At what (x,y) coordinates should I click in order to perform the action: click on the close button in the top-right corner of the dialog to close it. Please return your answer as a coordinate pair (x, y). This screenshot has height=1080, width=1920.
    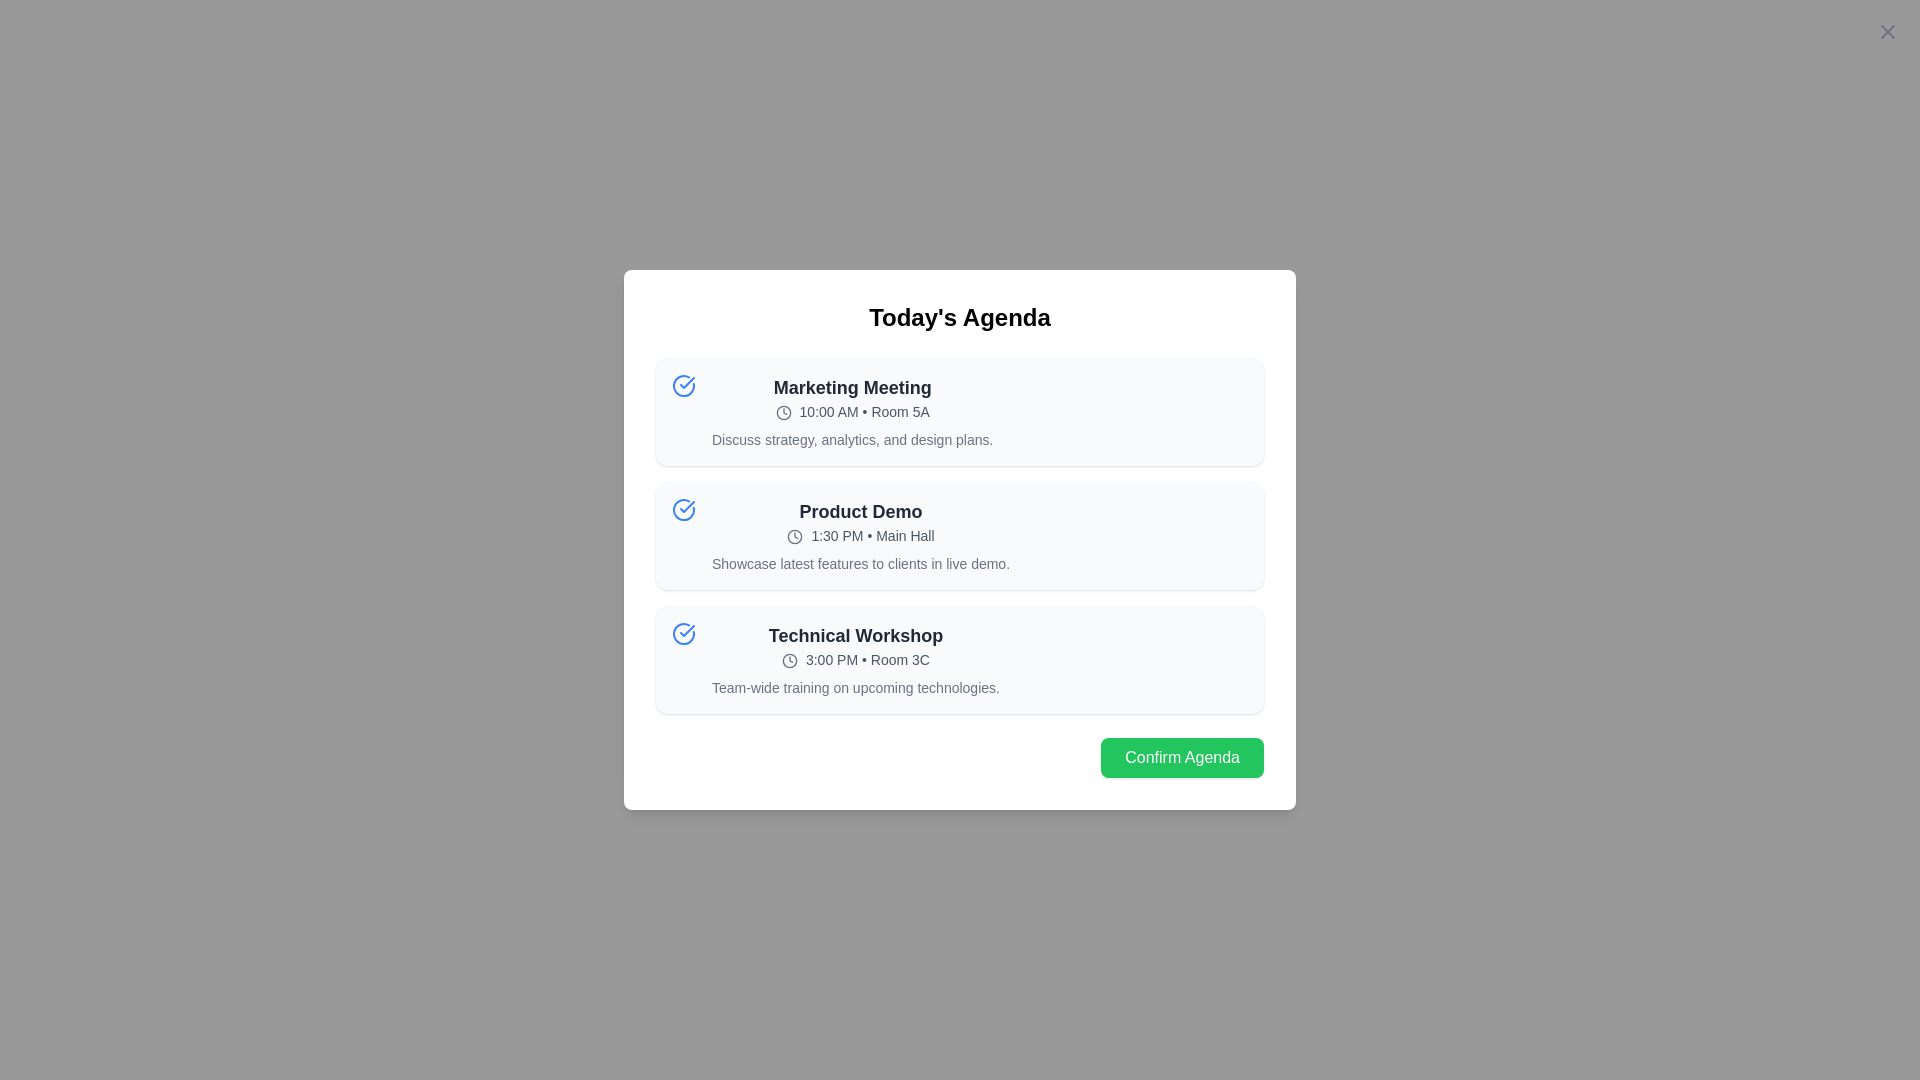
    Looking at the image, I should click on (1886, 31).